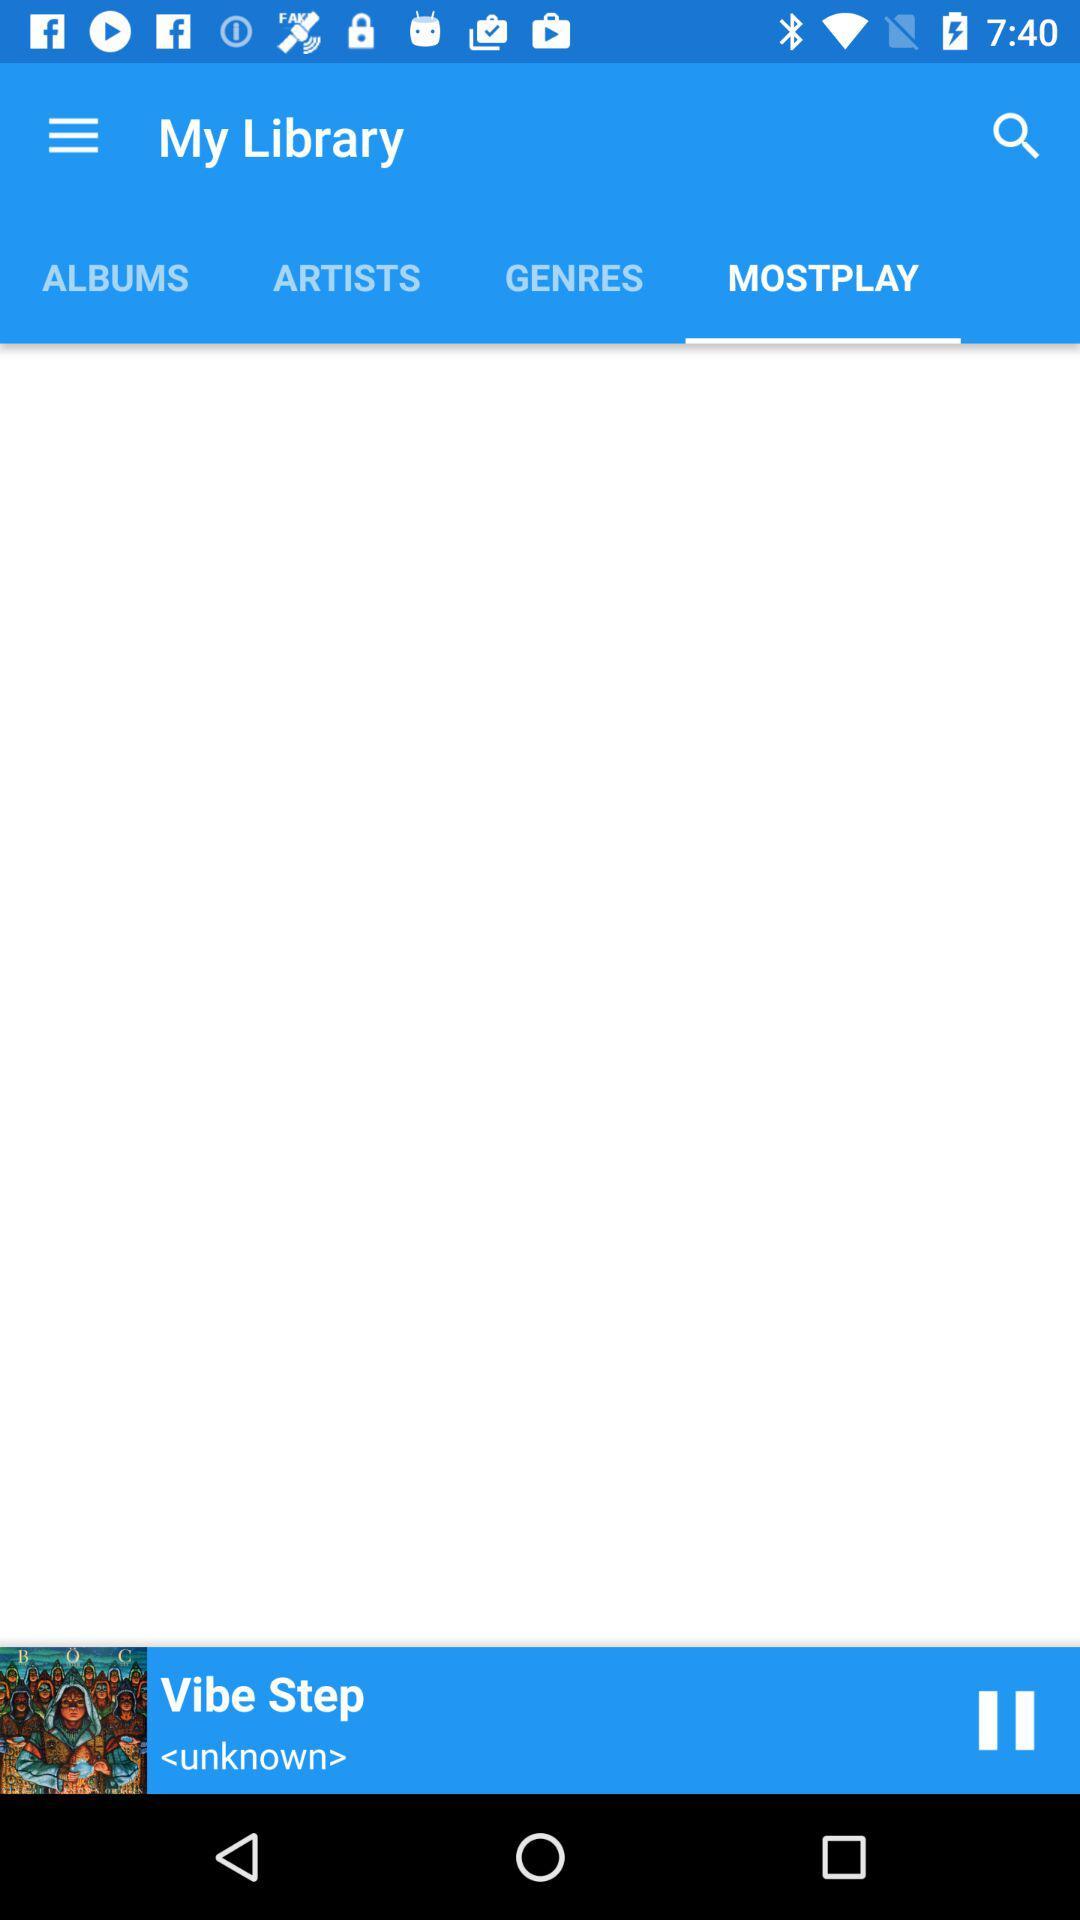  What do you see at coordinates (574, 275) in the screenshot?
I see `app next to artists` at bounding box center [574, 275].